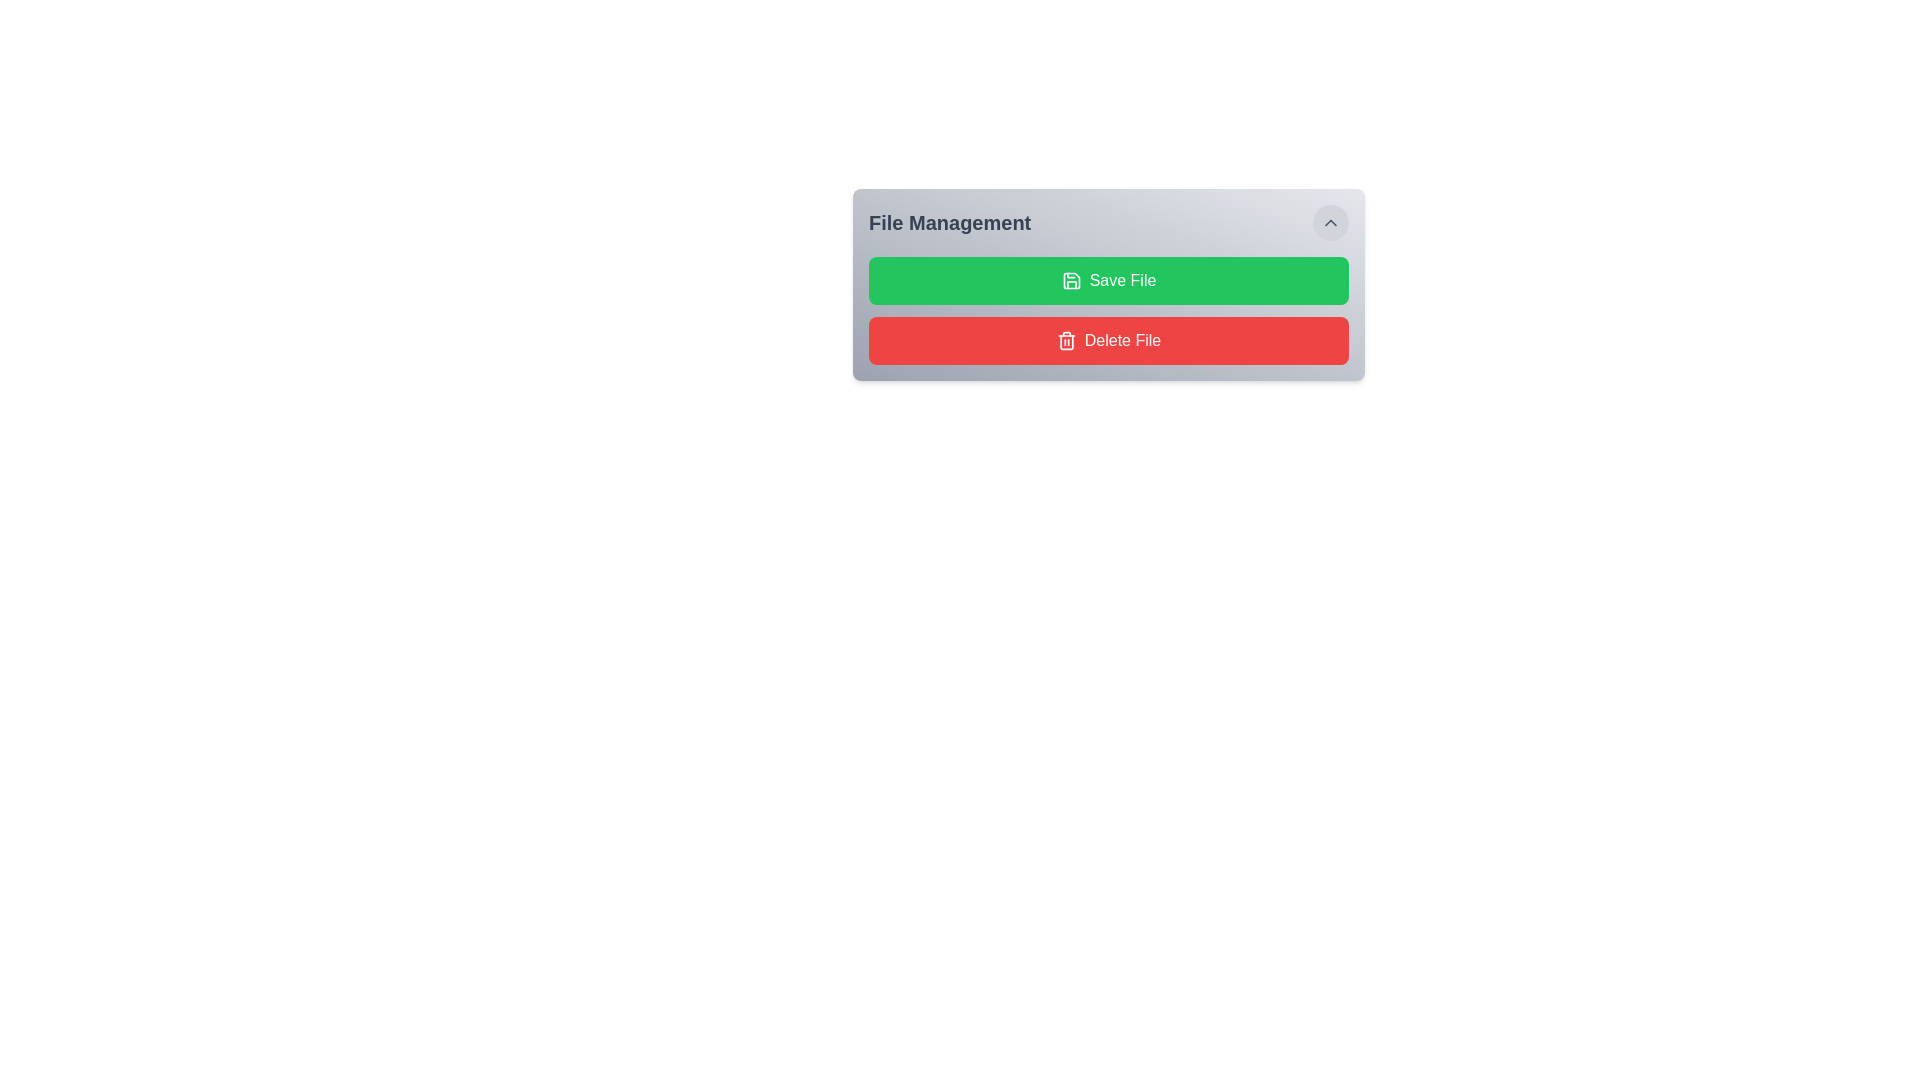 The height and width of the screenshot is (1080, 1920). Describe the element at coordinates (1123, 281) in the screenshot. I see `the 'Save File' text label, which is styled in white on a green background and is part of the button with a floppy disk icon` at that location.